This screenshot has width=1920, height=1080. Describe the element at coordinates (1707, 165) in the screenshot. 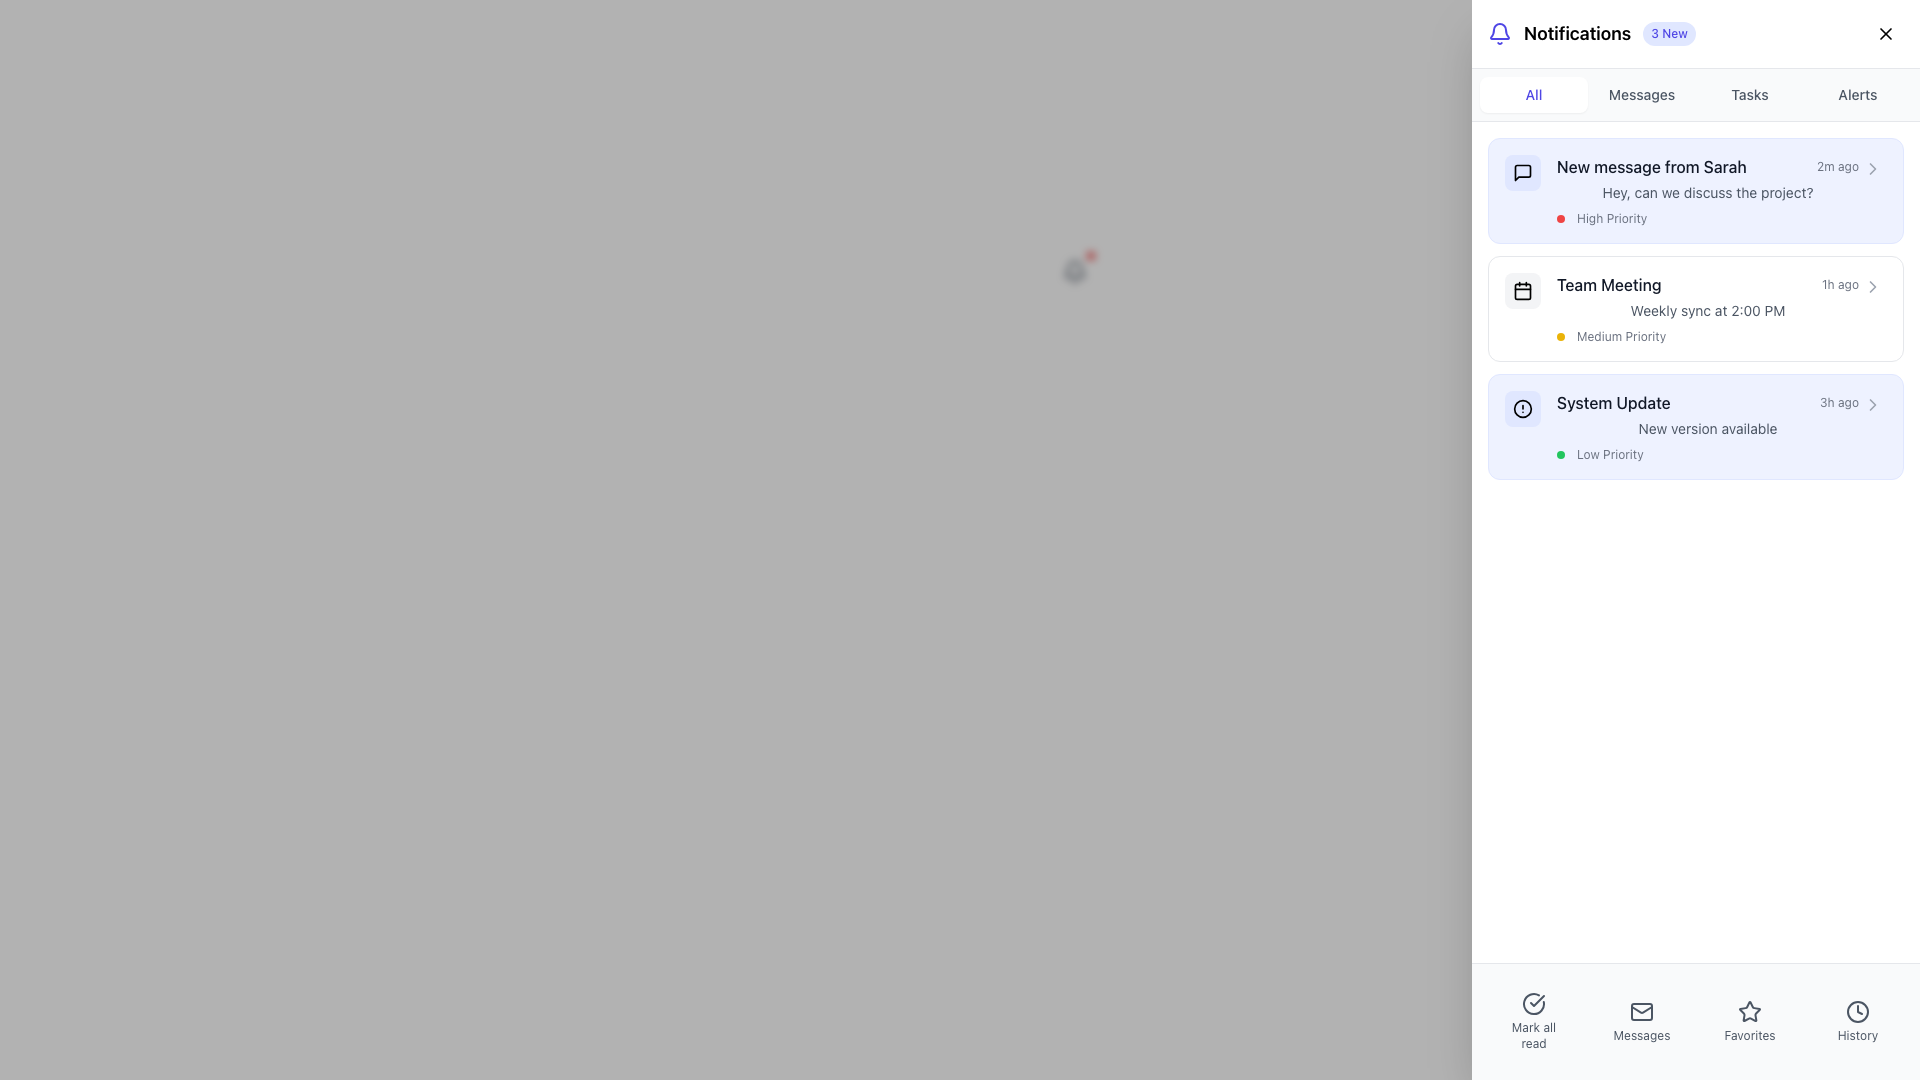

I see `the notification text display that reads 'New message from Sarah' with a timestamp '2m ago' on the right, located in the notifications panel` at that location.